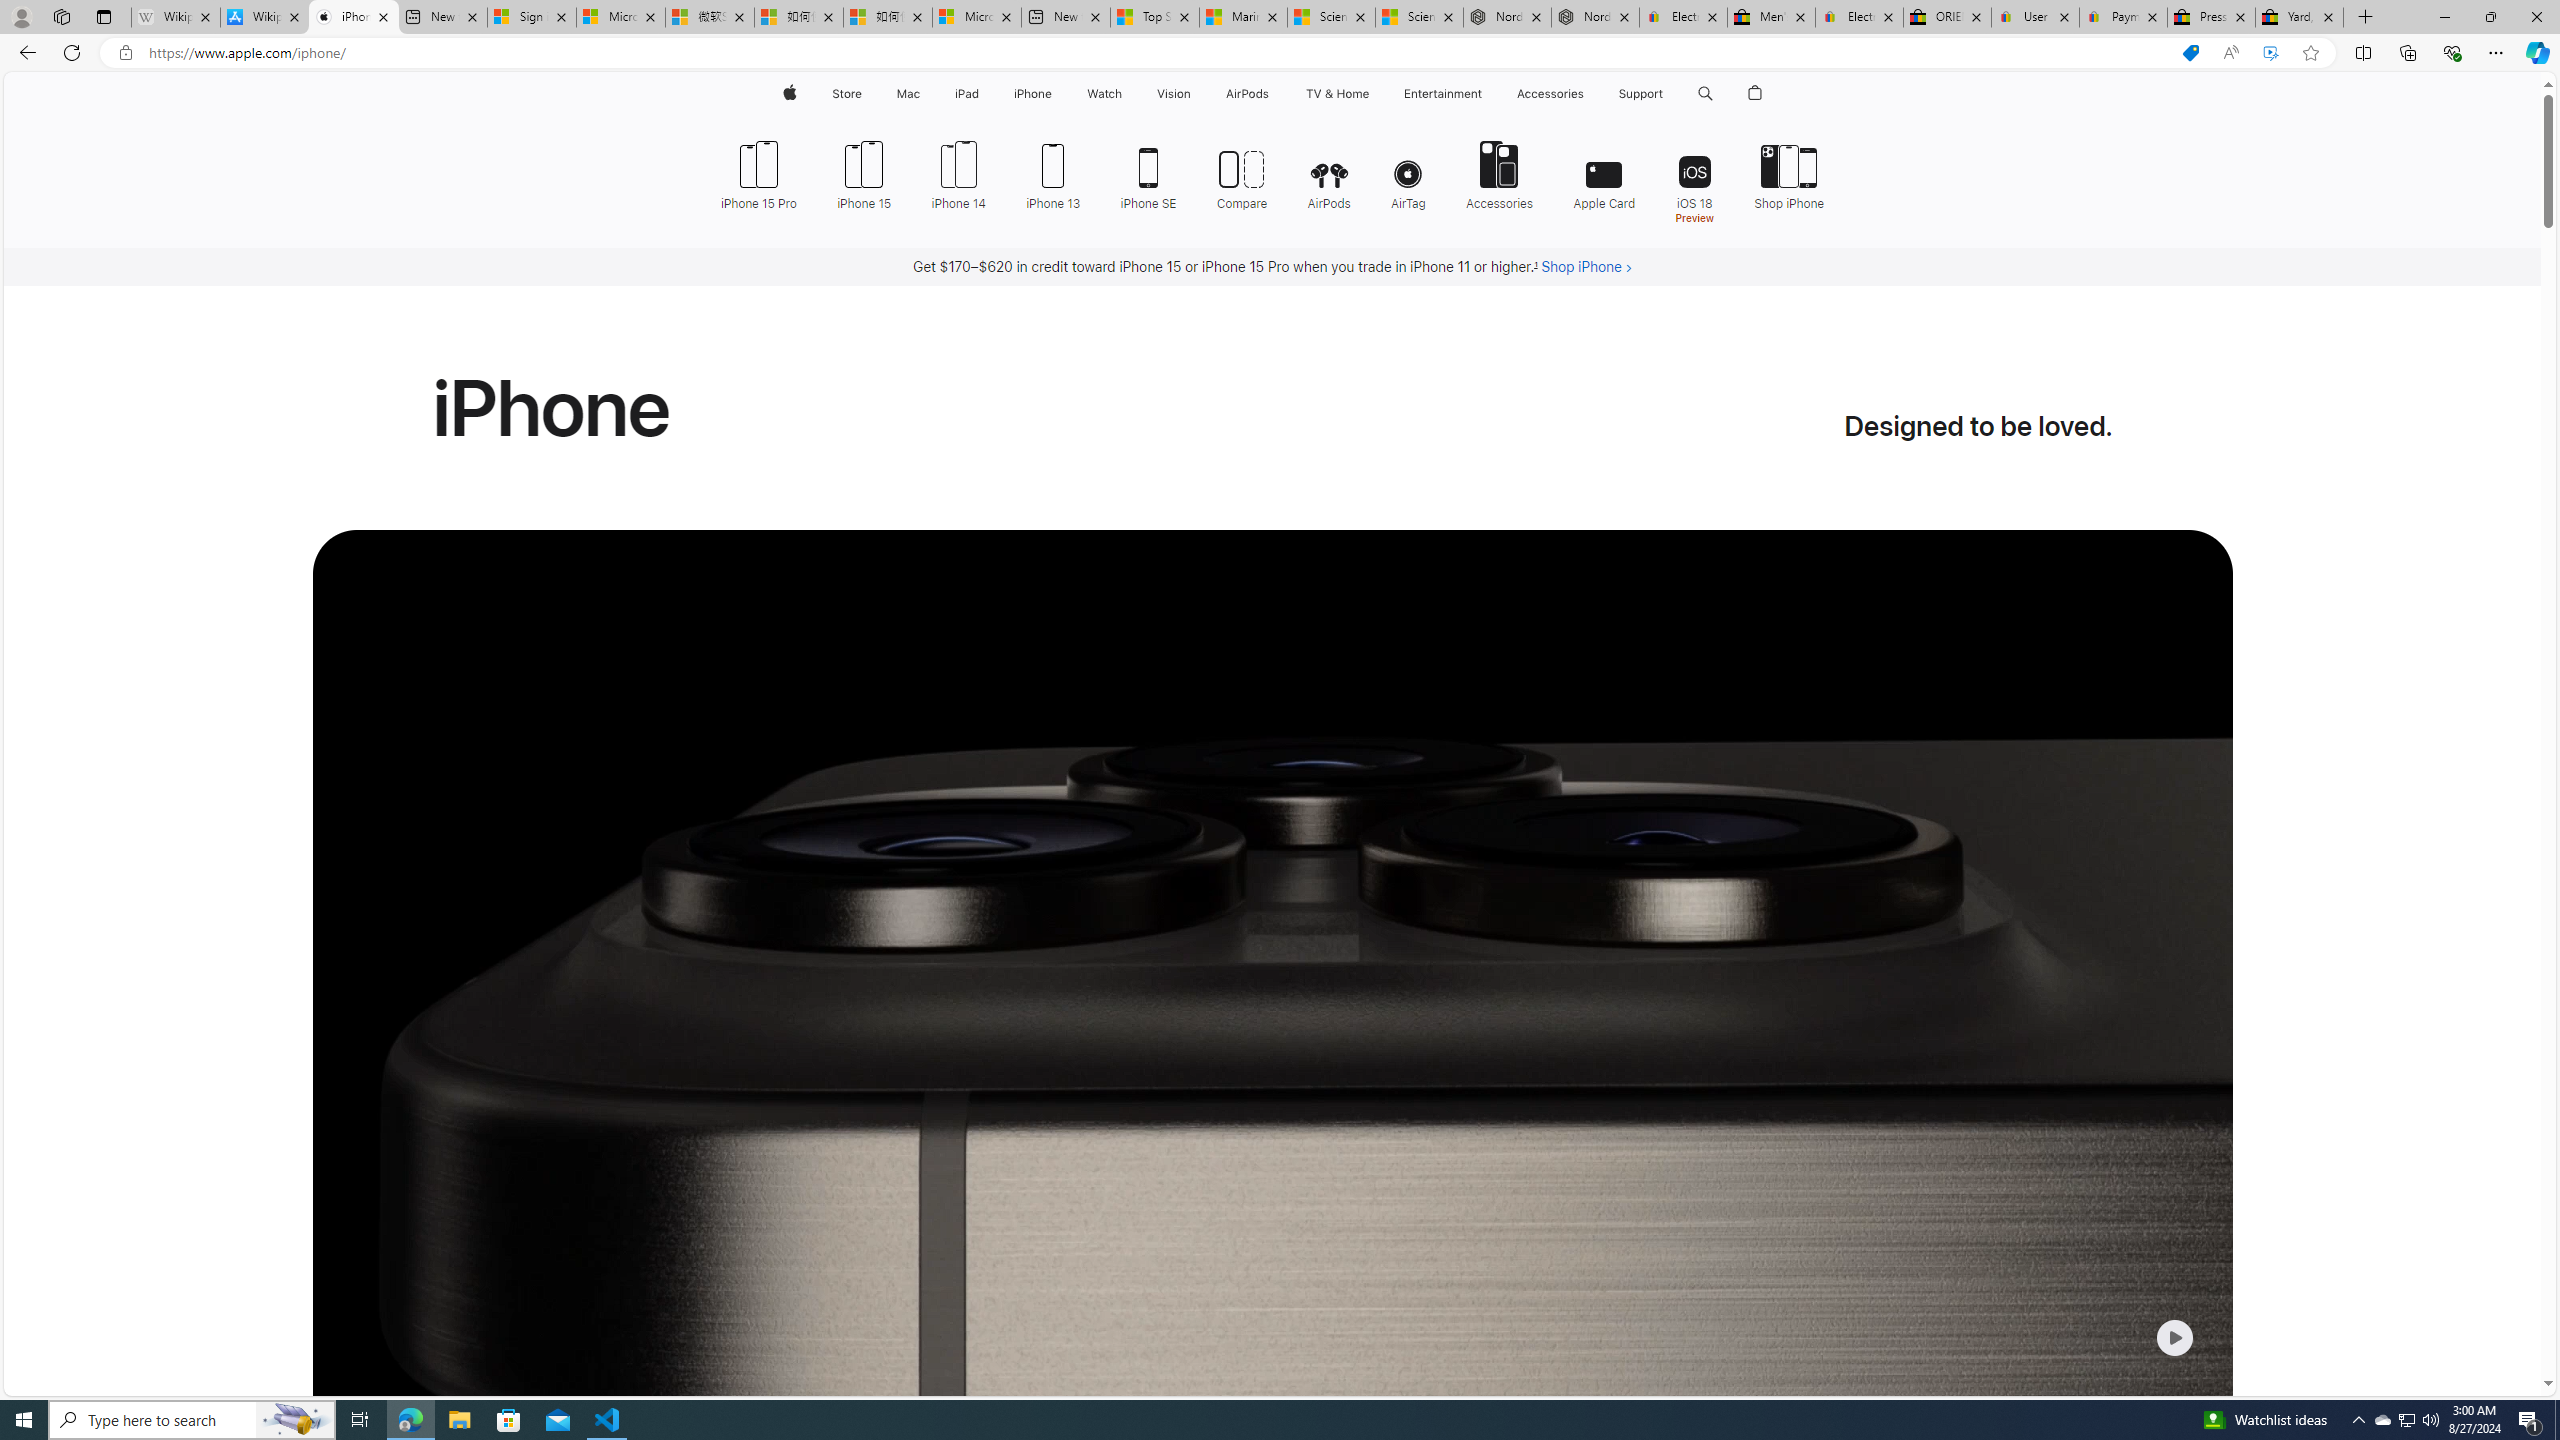  Describe the element at coordinates (1052, 172) in the screenshot. I see `'iPhone 13'` at that location.